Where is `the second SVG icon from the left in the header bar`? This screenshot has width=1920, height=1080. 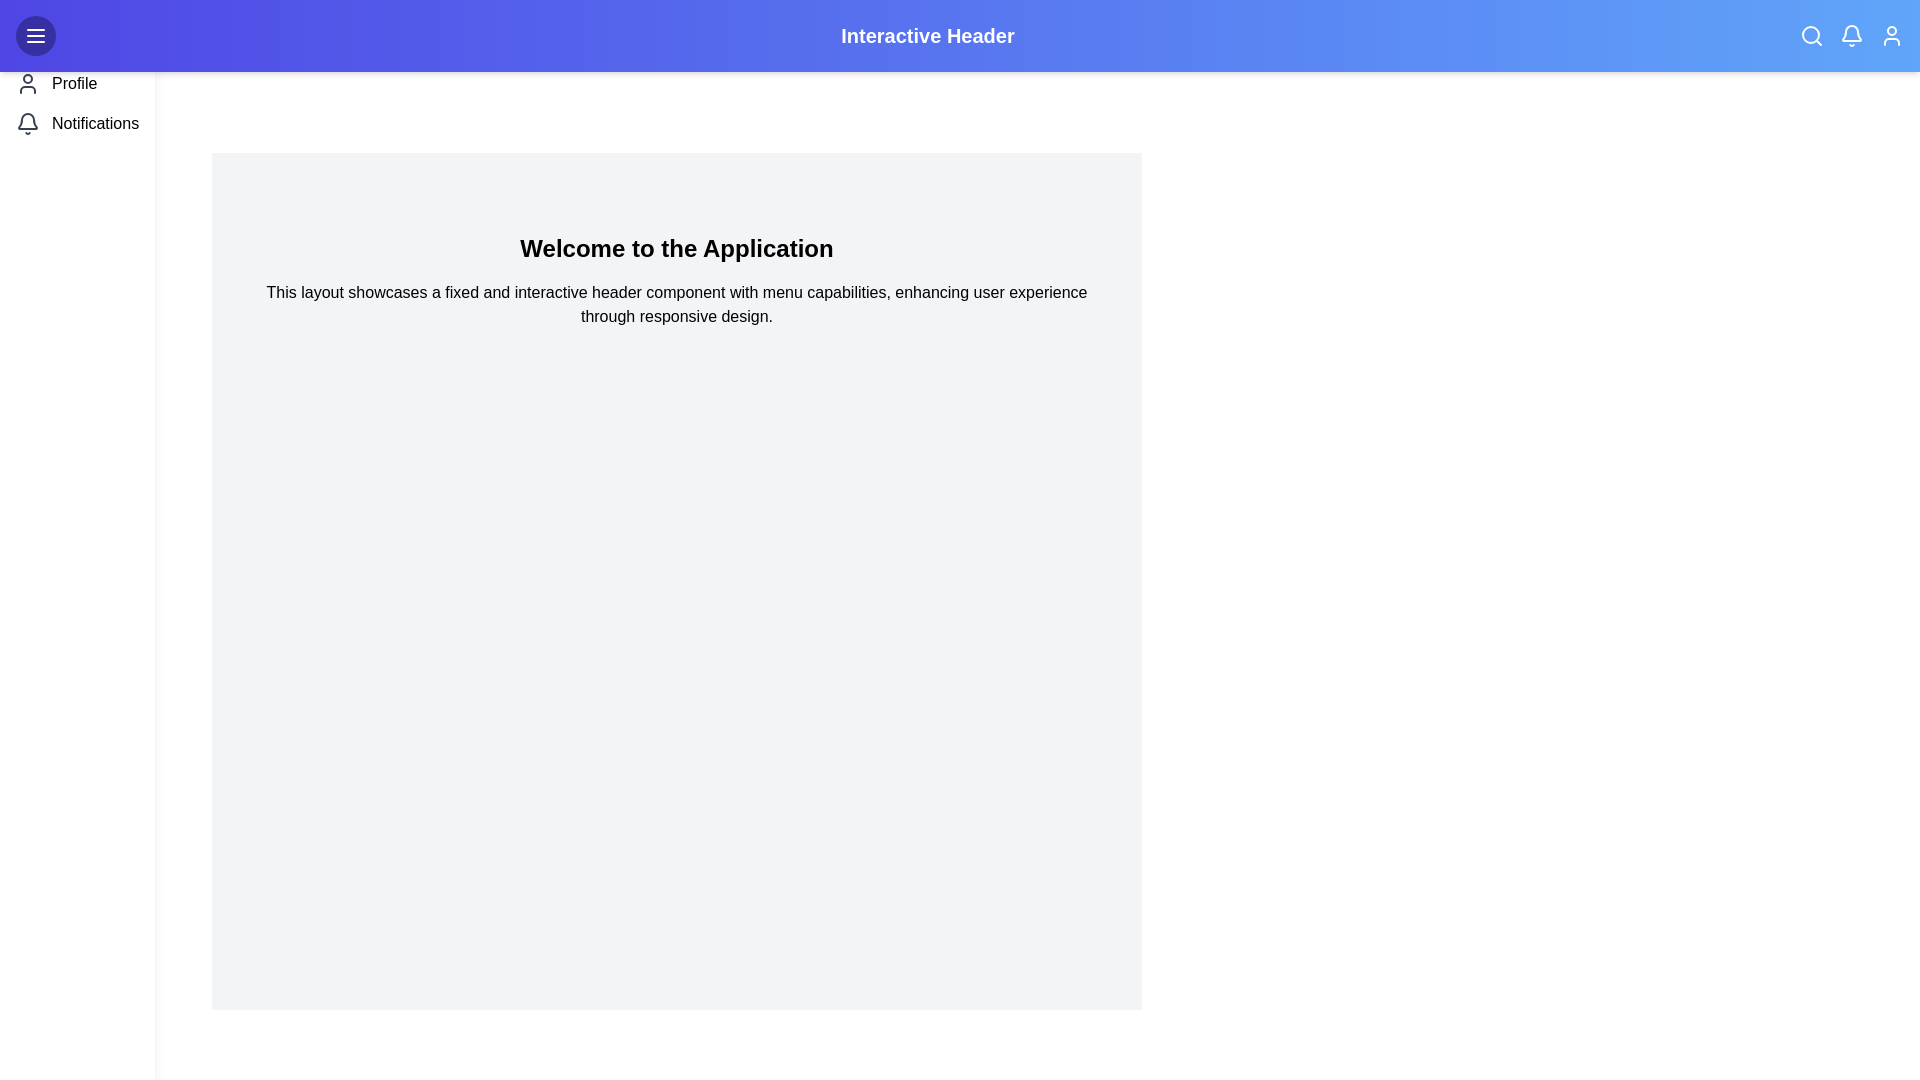 the second SVG icon from the left in the header bar is located at coordinates (1851, 33).